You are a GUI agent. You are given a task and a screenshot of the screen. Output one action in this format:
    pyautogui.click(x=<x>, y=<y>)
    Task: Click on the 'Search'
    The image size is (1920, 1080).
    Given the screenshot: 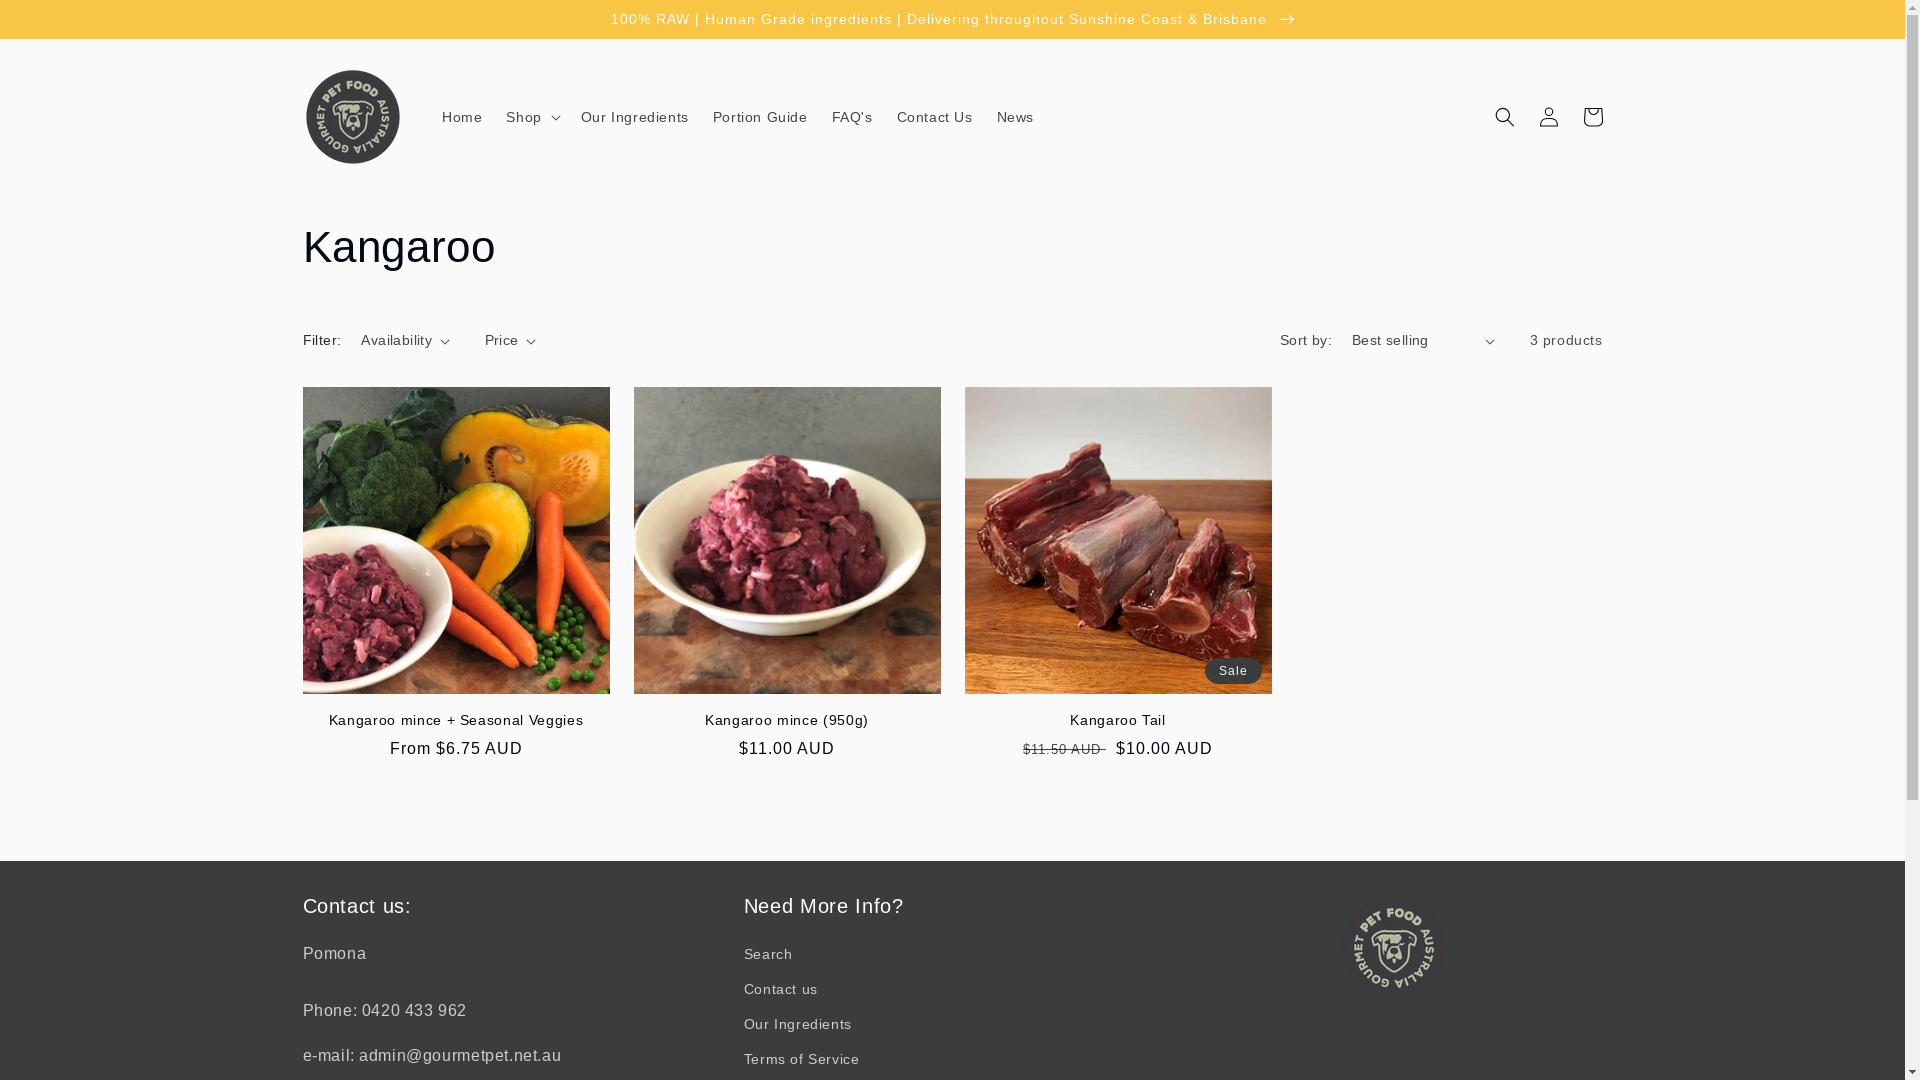 What is the action you would take?
    pyautogui.click(x=767, y=955)
    